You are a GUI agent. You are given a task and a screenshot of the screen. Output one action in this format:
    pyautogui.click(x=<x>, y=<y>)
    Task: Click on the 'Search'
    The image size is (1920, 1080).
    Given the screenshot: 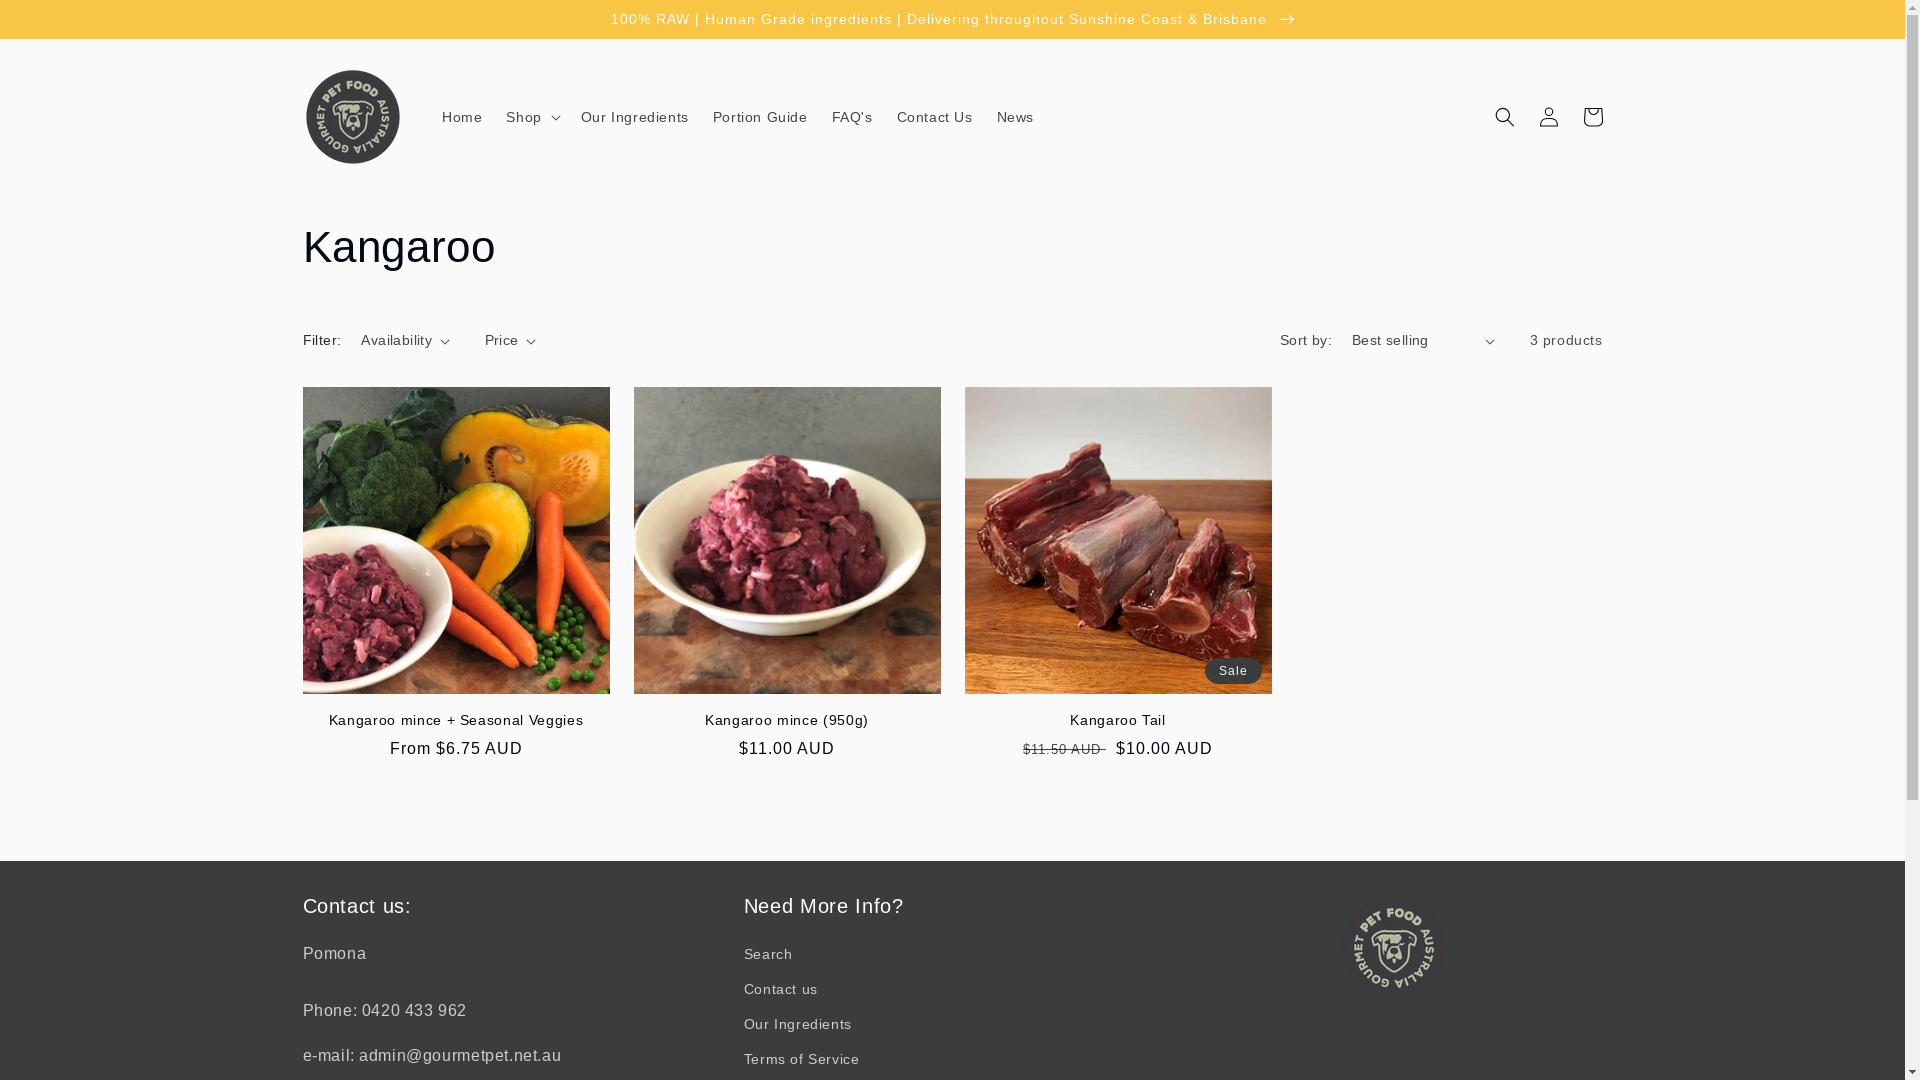 What is the action you would take?
    pyautogui.click(x=767, y=955)
    